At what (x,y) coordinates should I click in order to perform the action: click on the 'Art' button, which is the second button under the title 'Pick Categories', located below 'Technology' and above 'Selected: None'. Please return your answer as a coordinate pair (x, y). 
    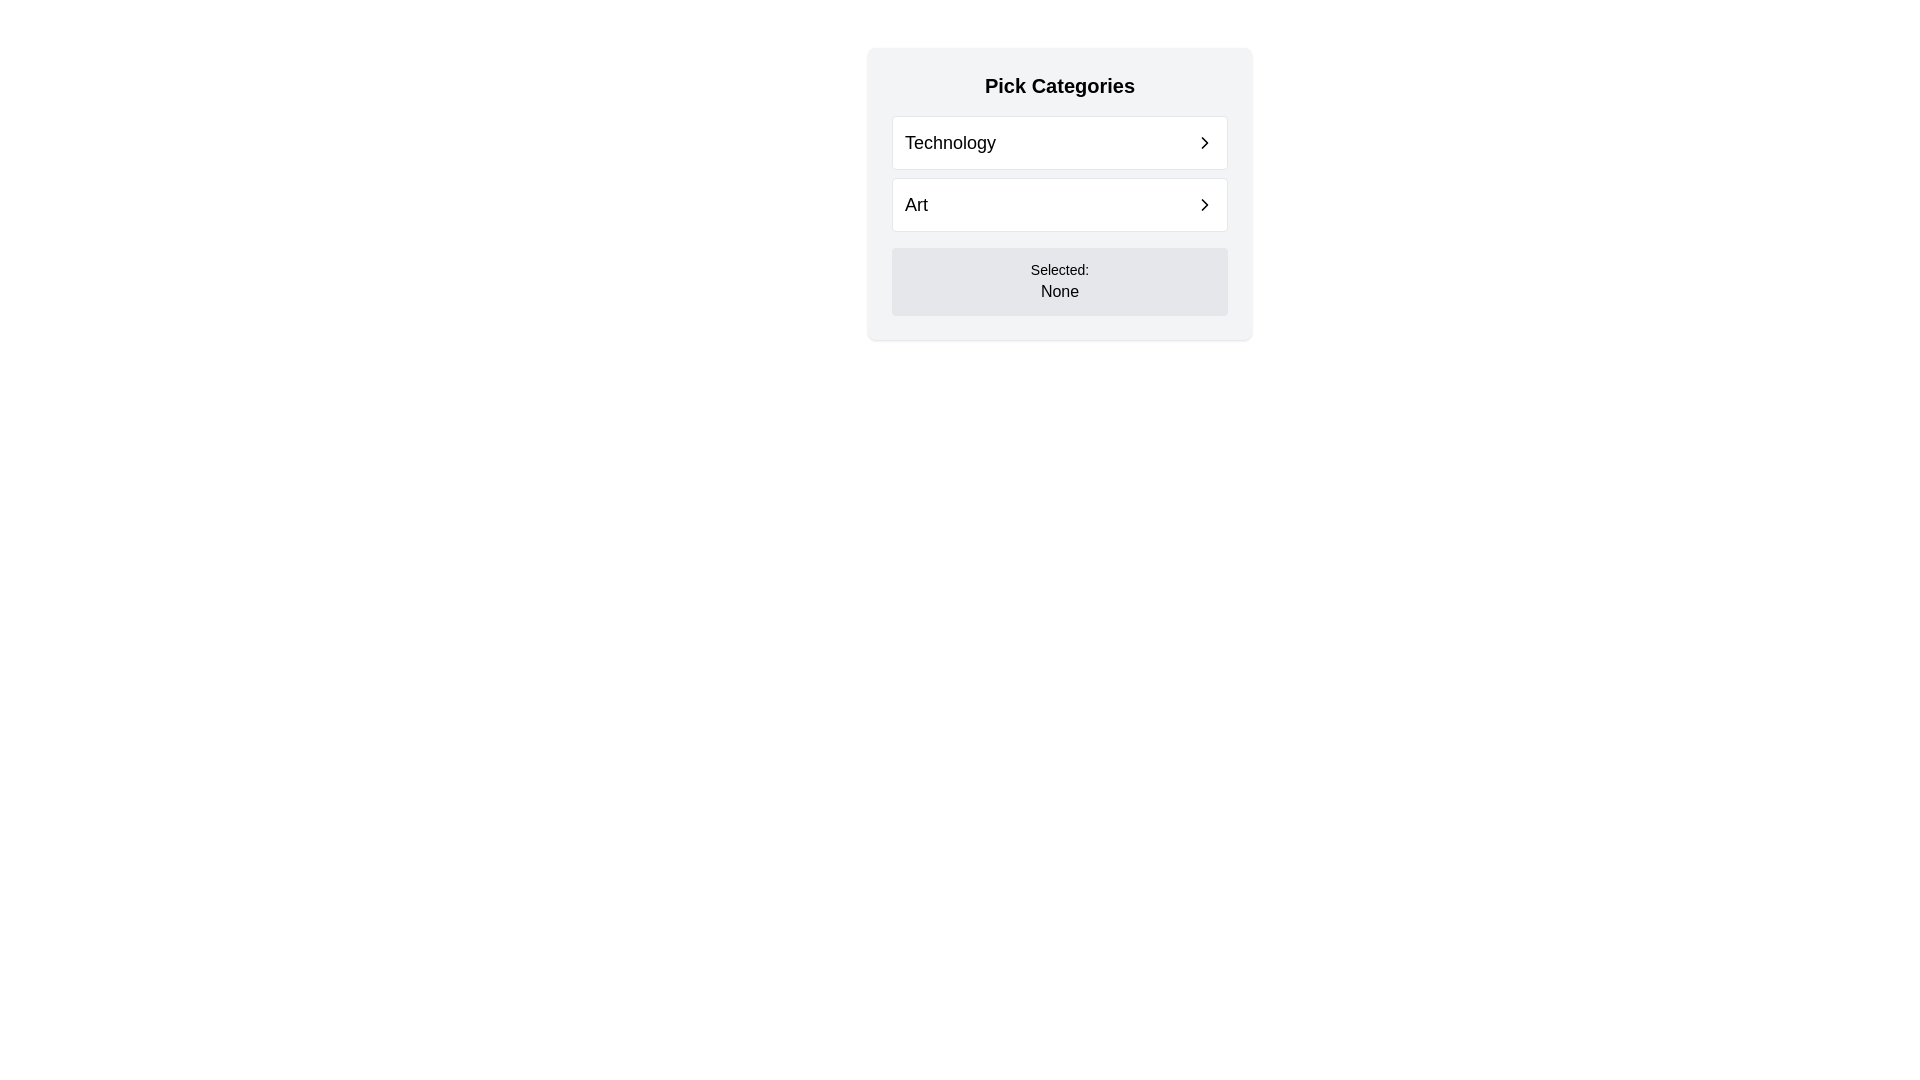
    Looking at the image, I should click on (1059, 204).